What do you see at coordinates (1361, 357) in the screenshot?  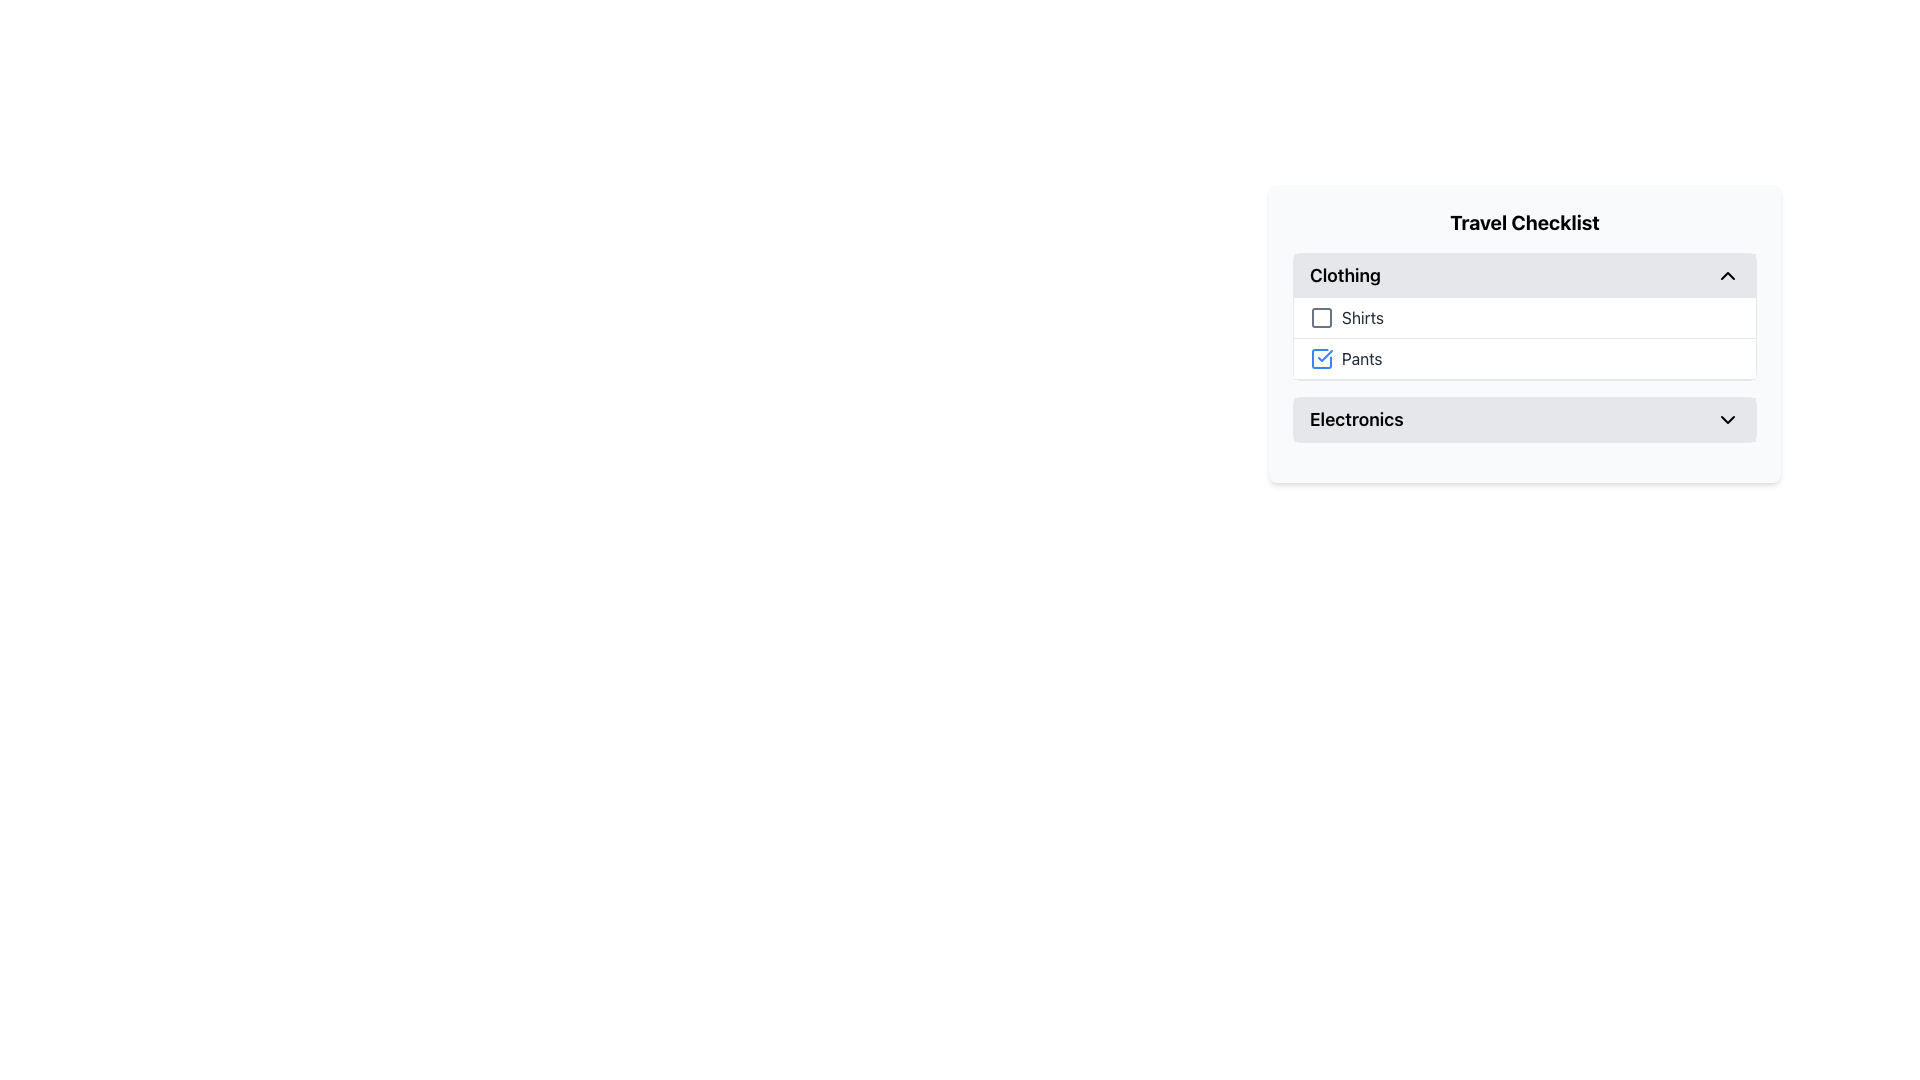 I see `the 'Pants' text label, which indicates the associated checkbox in the 'Clothing' section of the 'Travel Checklist'` at bounding box center [1361, 357].